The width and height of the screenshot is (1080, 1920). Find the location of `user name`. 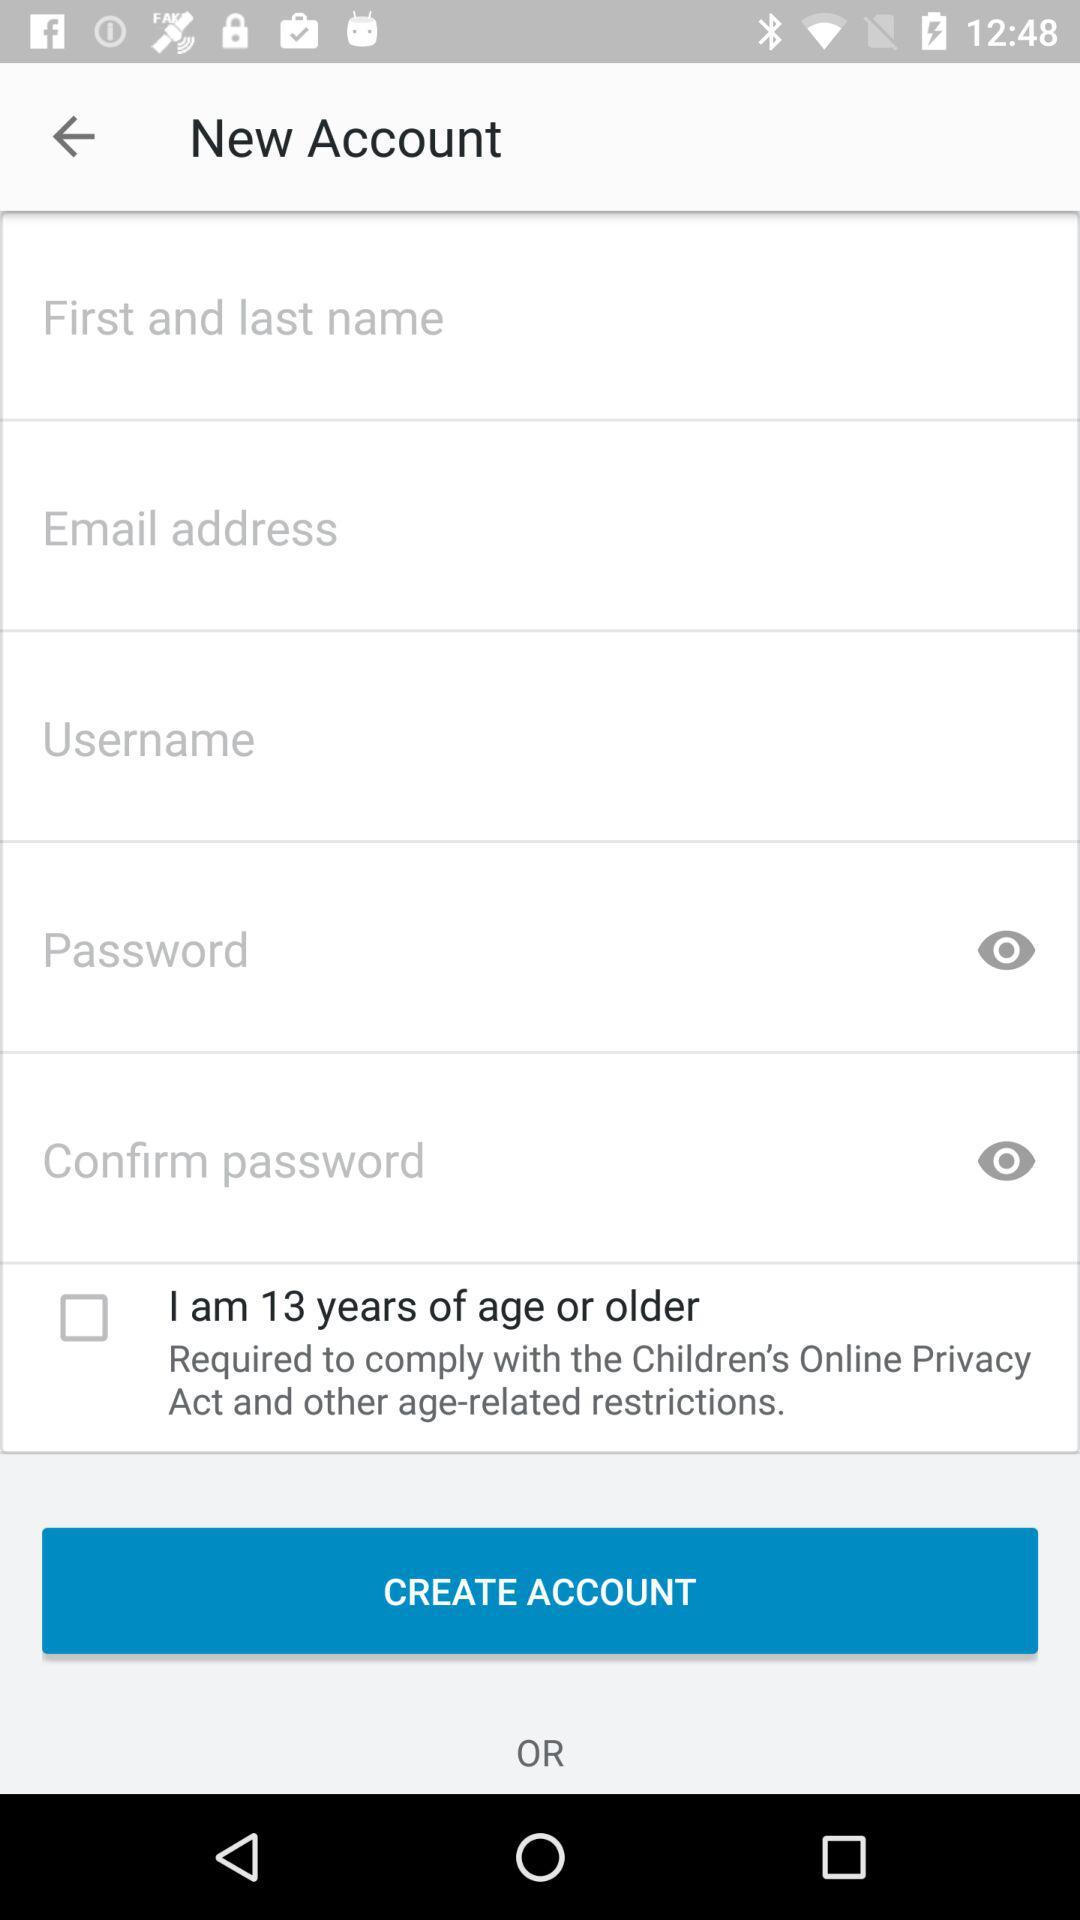

user name is located at coordinates (540, 730).